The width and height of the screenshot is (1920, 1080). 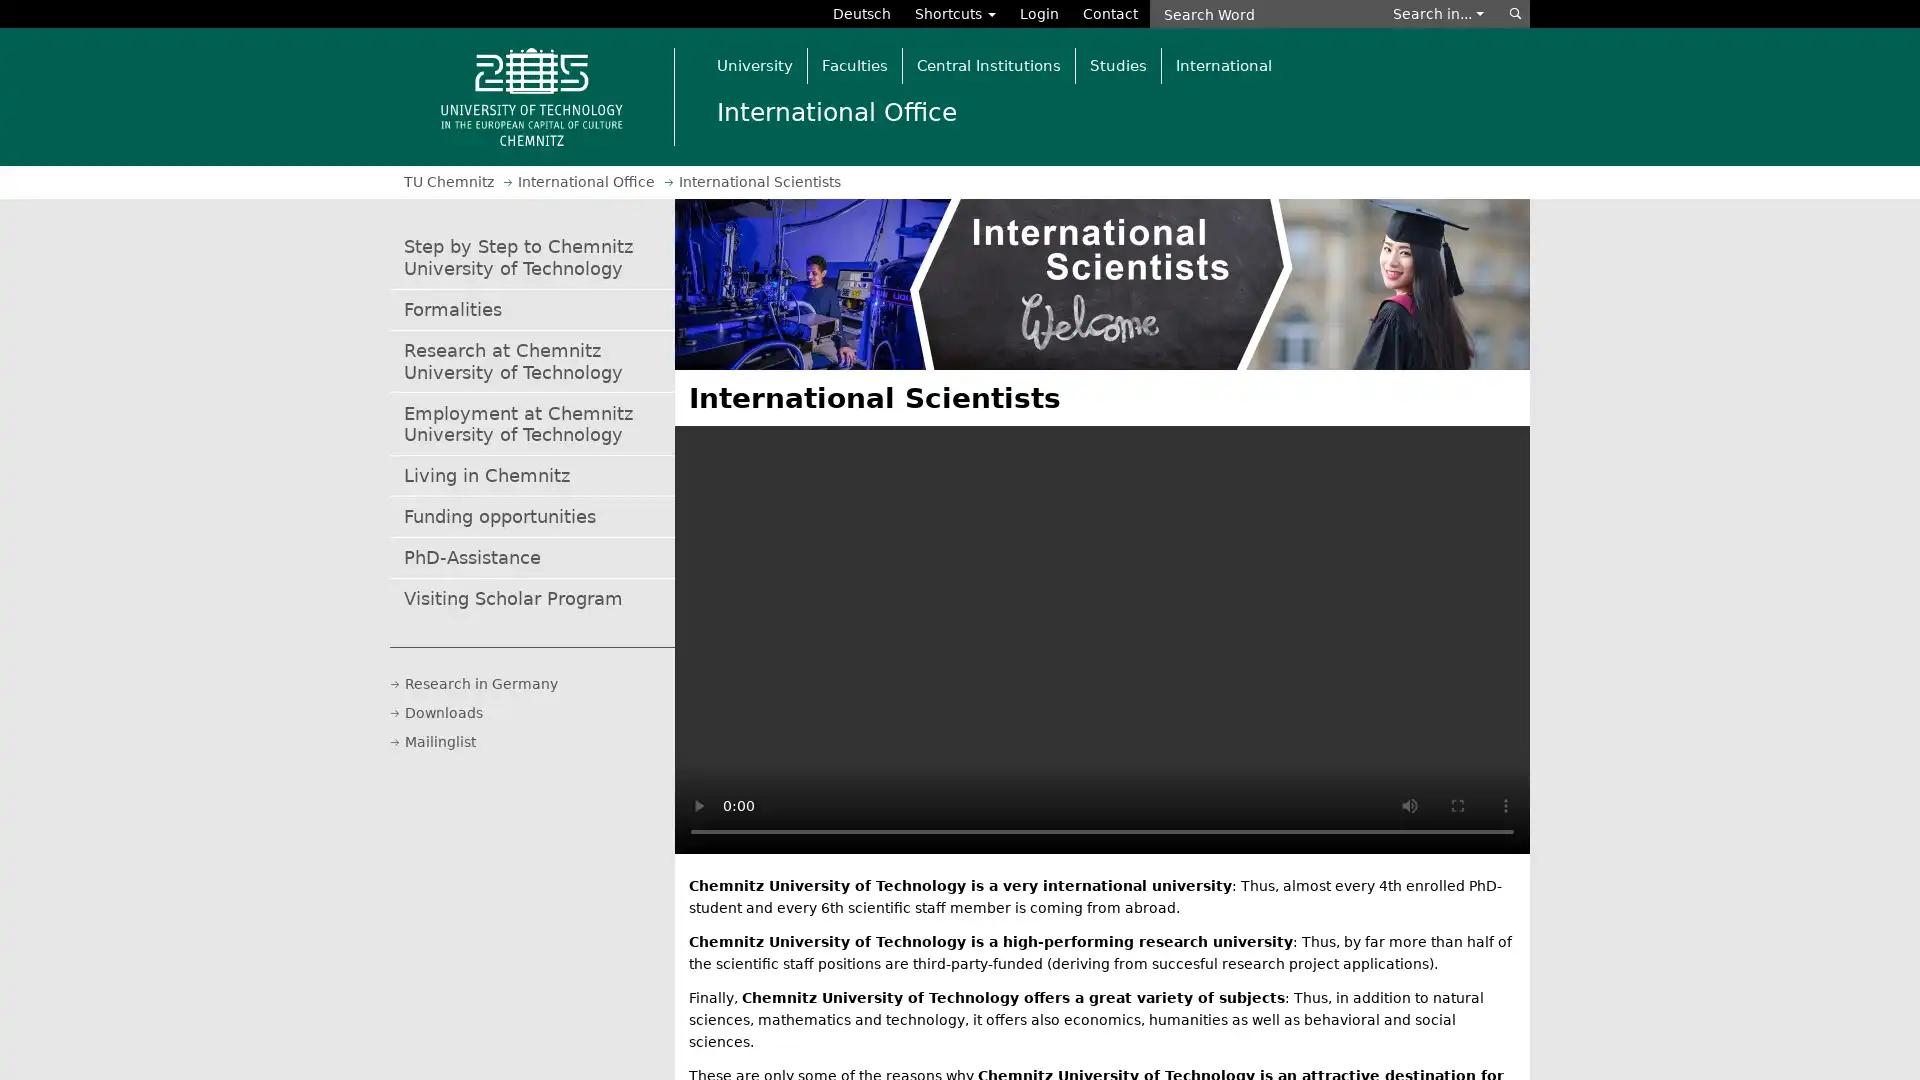 I want to click on Studies, so click(x=1117, y=64).